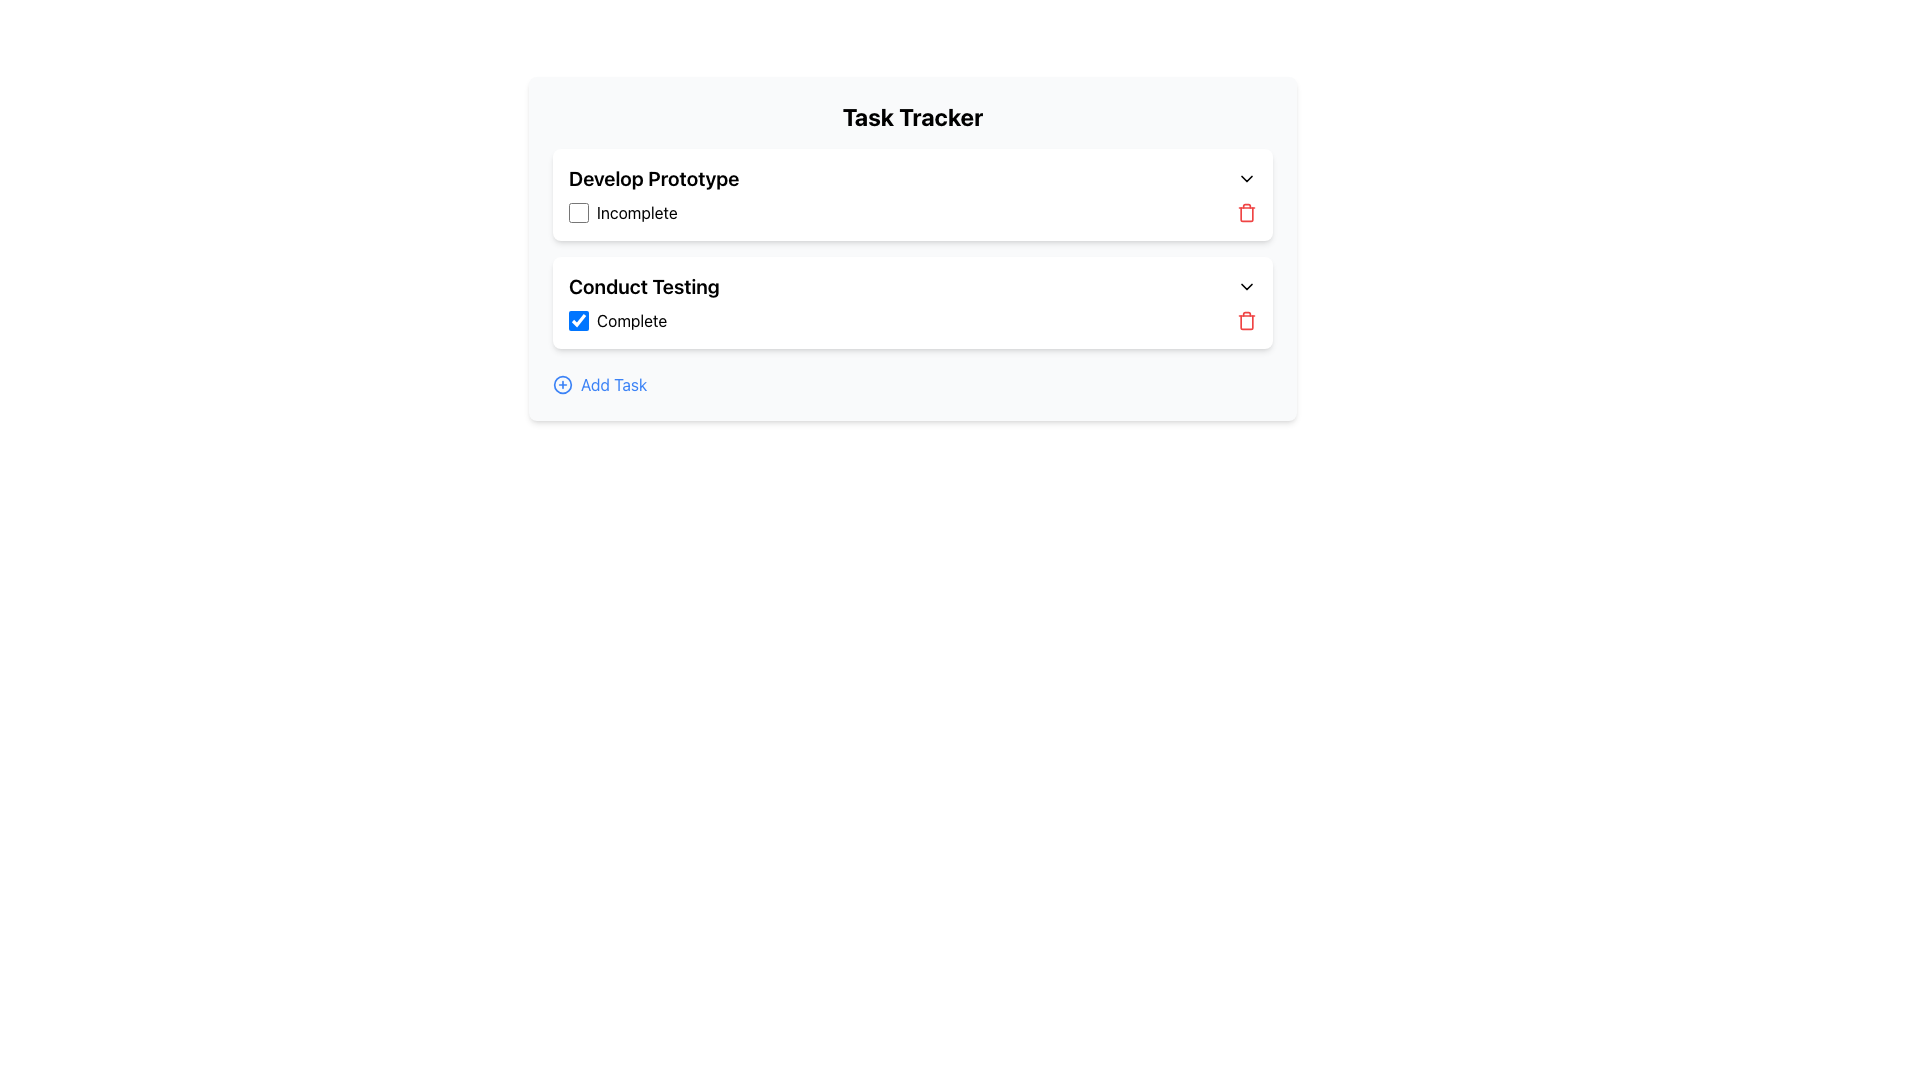  Describe the element at coordinates (911, 303) in the screenshot. I see `the dropdown arrow in the 'Conduct Testing' task box` at that location.